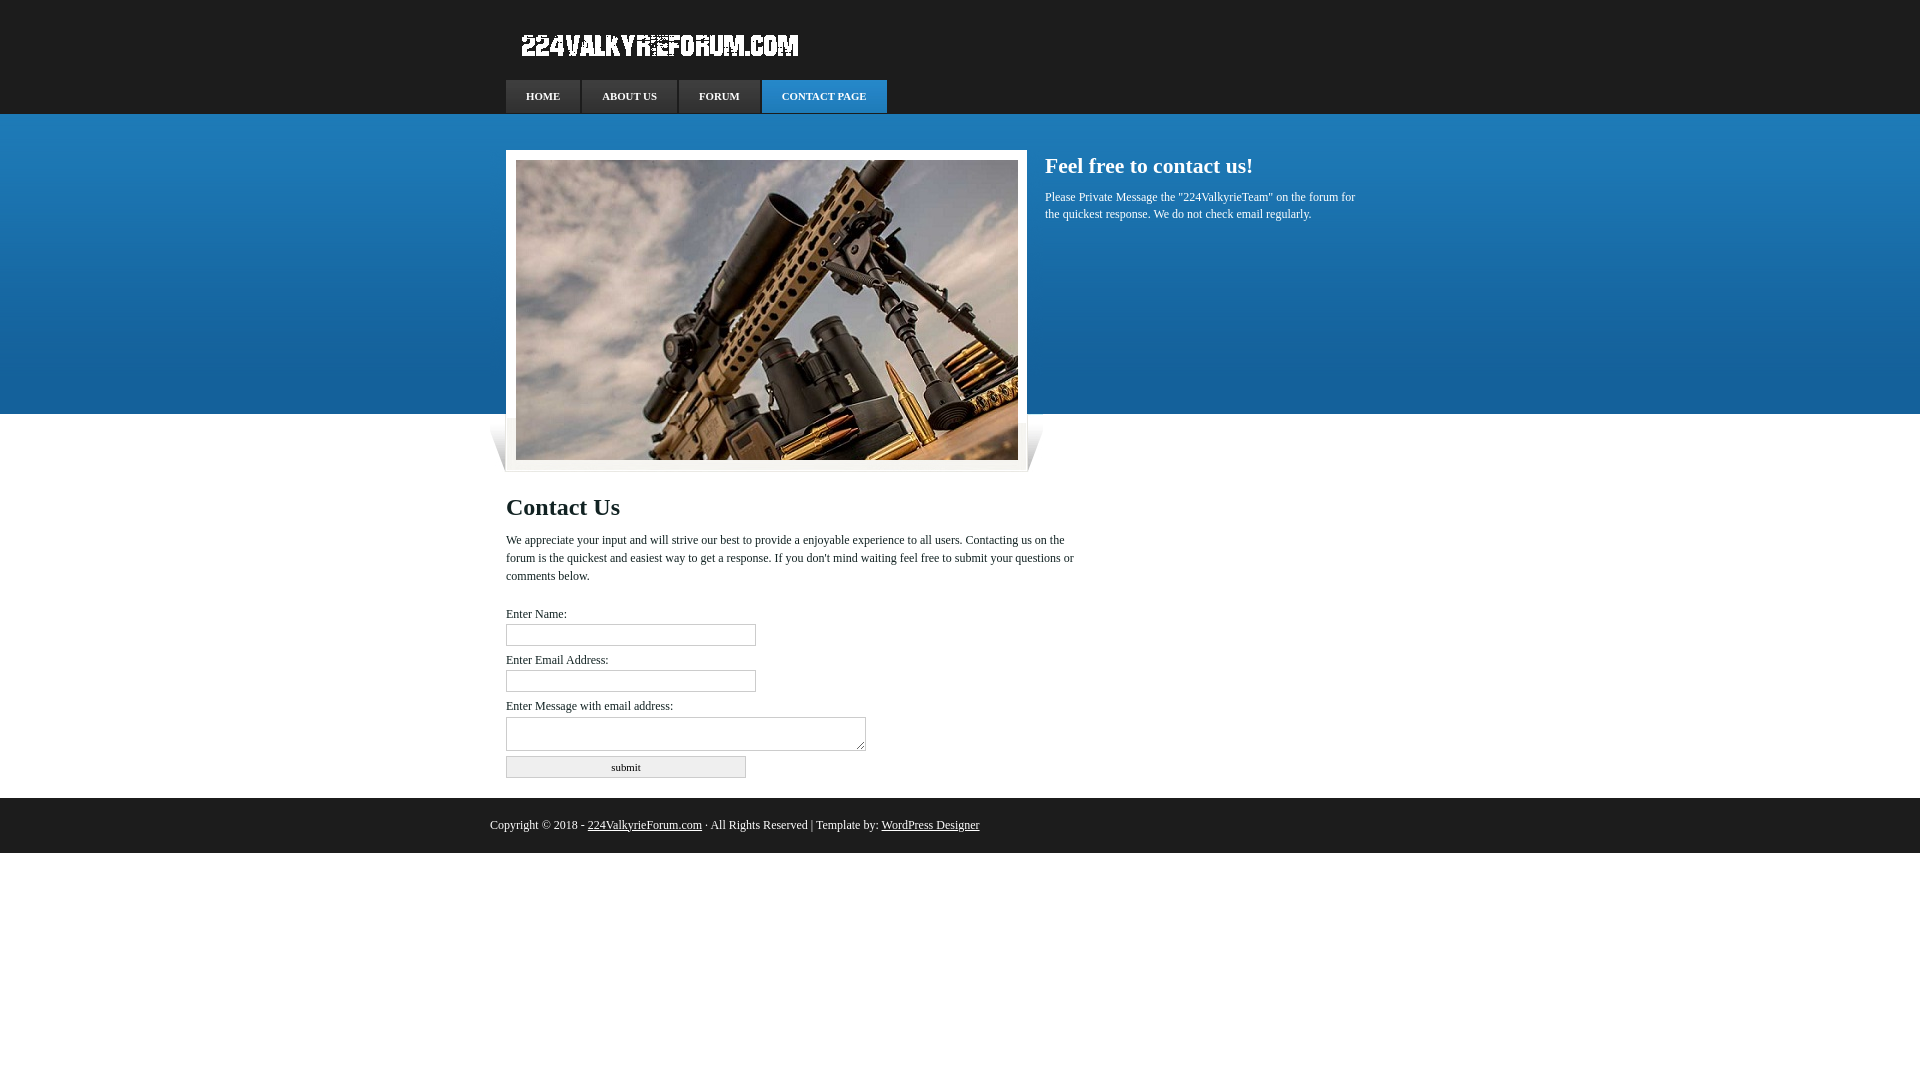 Image resolution: width=1920 pixels, height=1080 pixels. Describe the element at coordinates (824, 96) in the screenshot. I see `'CONTACT PAGE'` at that location.